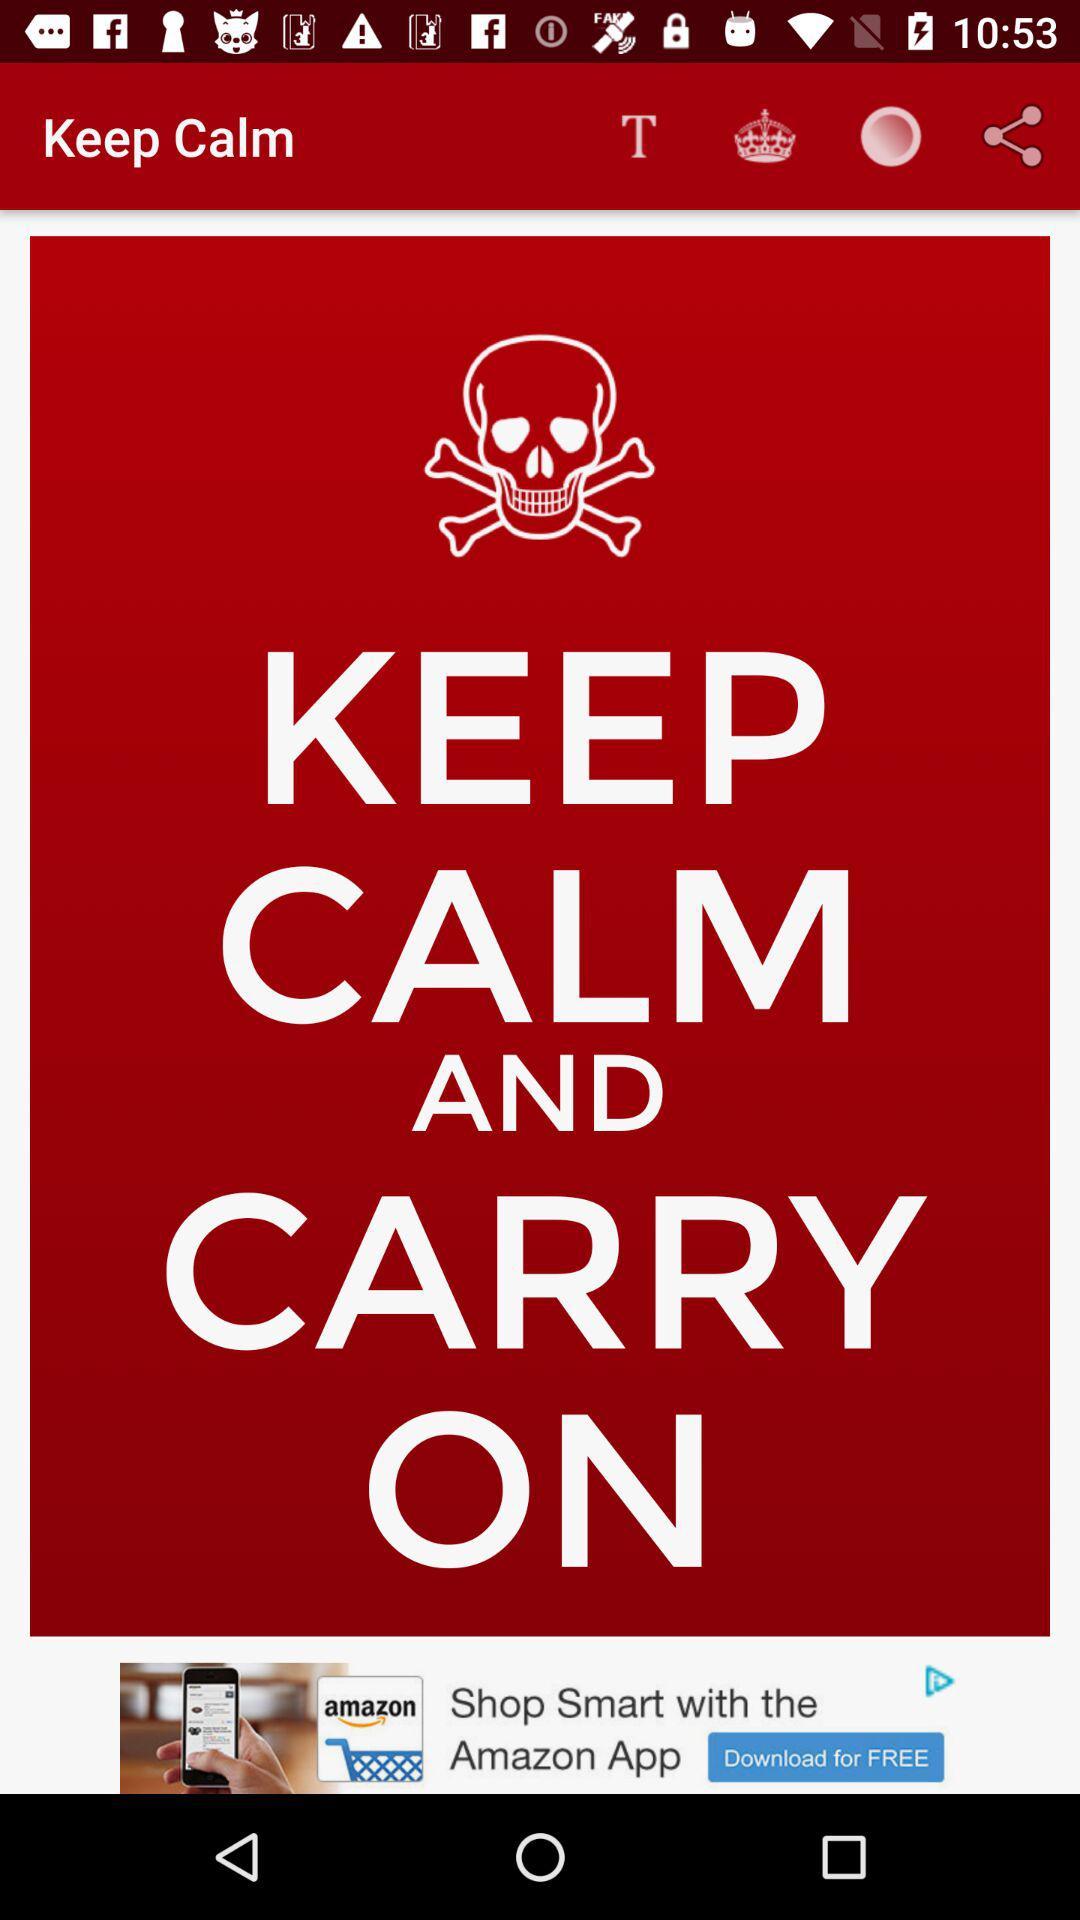  Describe the element at coordinates (639, 135) in the screenshot. I see `the item to the right of the keep calm icon` at that location.